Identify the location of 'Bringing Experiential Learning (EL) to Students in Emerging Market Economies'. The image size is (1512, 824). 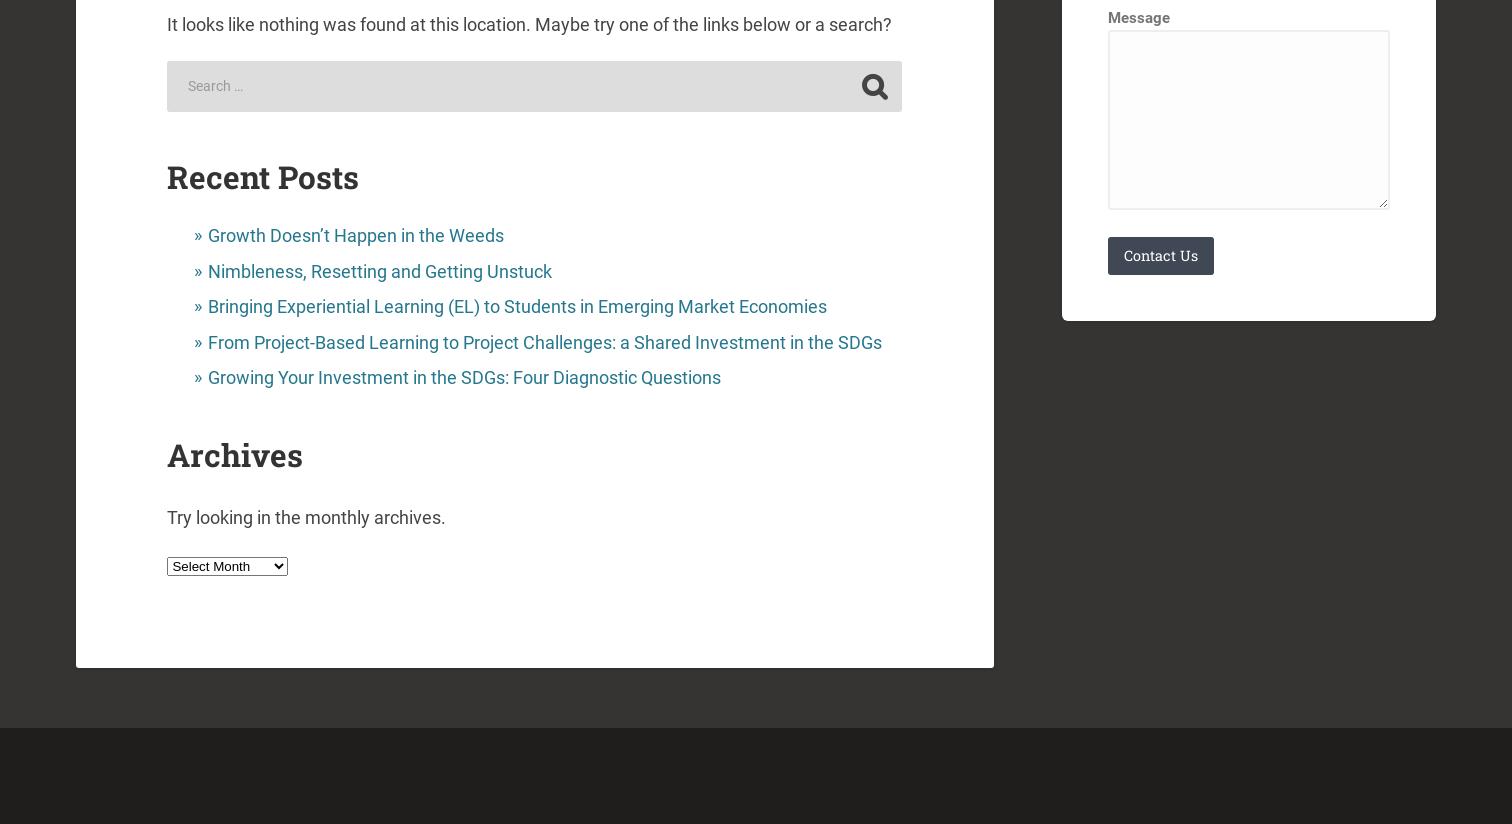
(517, 305).